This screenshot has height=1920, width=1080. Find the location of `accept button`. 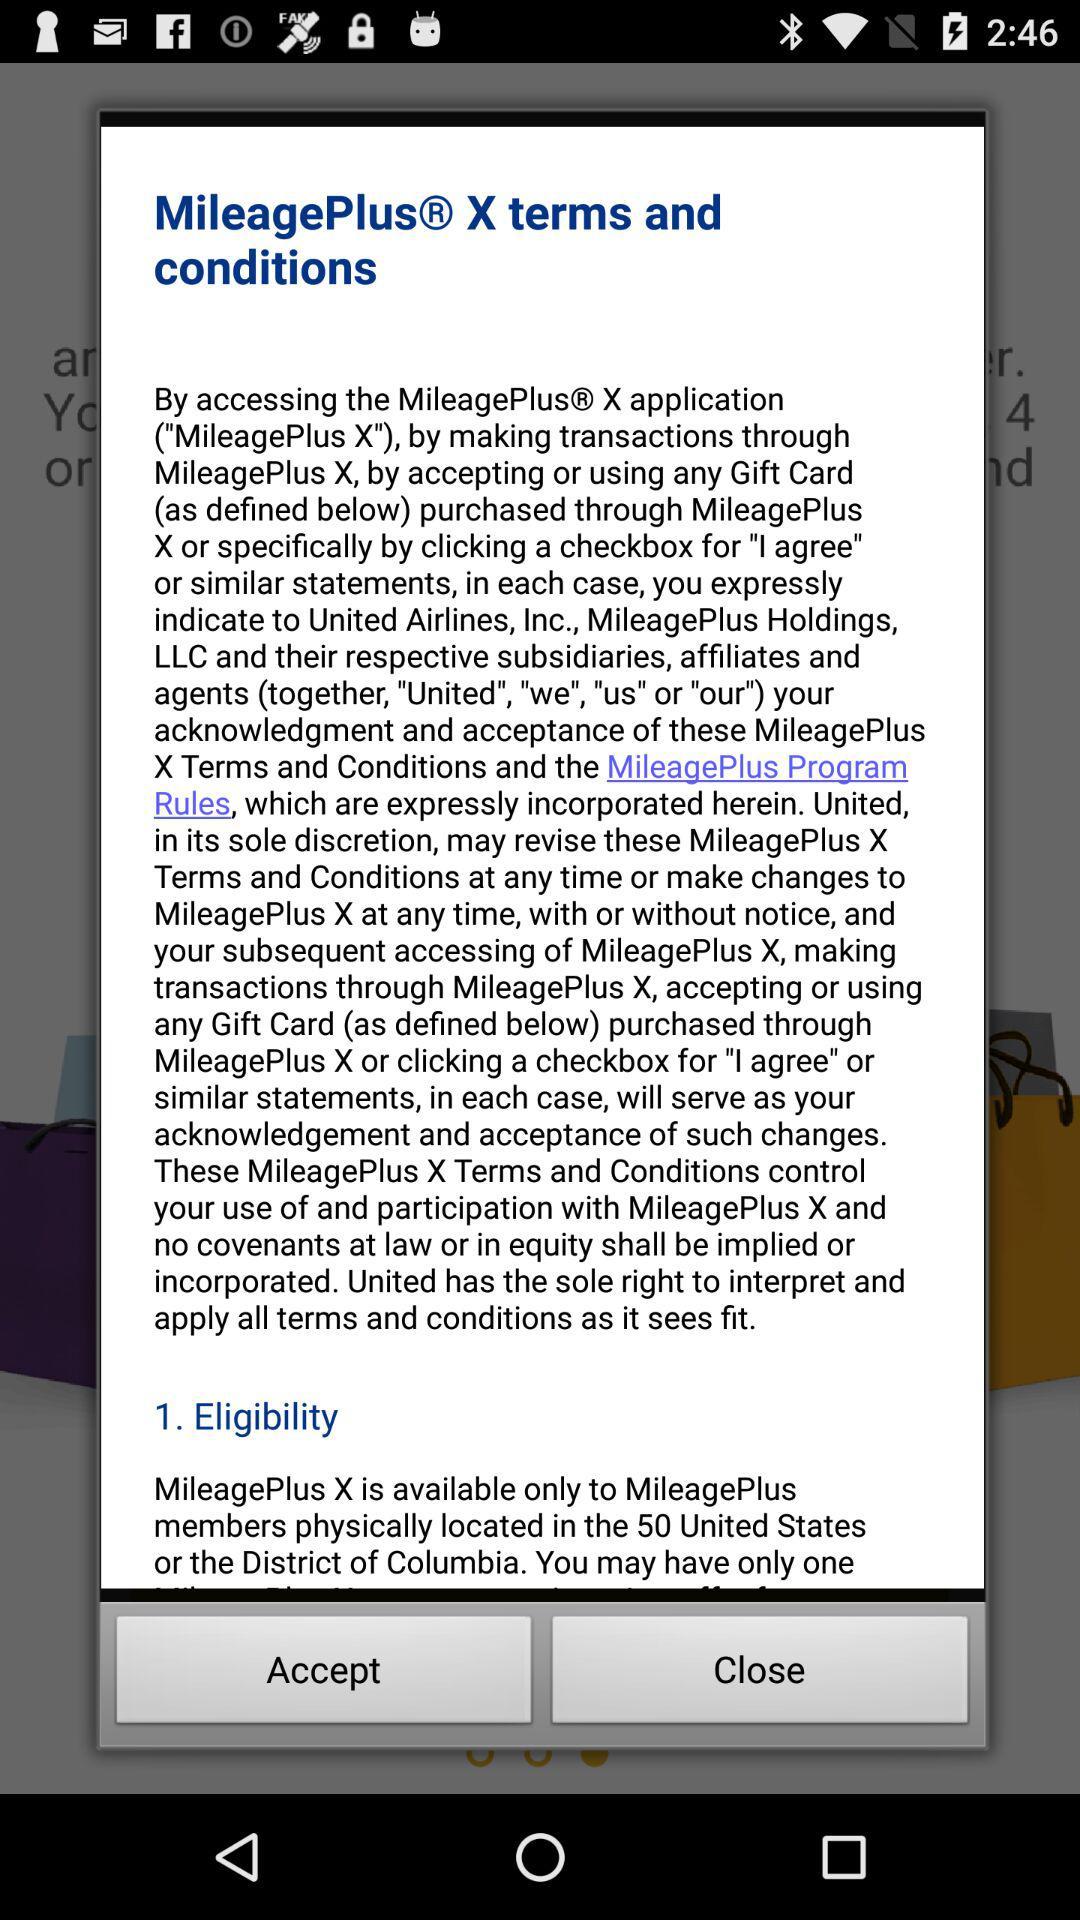

accept button is located at coordinates (323, 1675).